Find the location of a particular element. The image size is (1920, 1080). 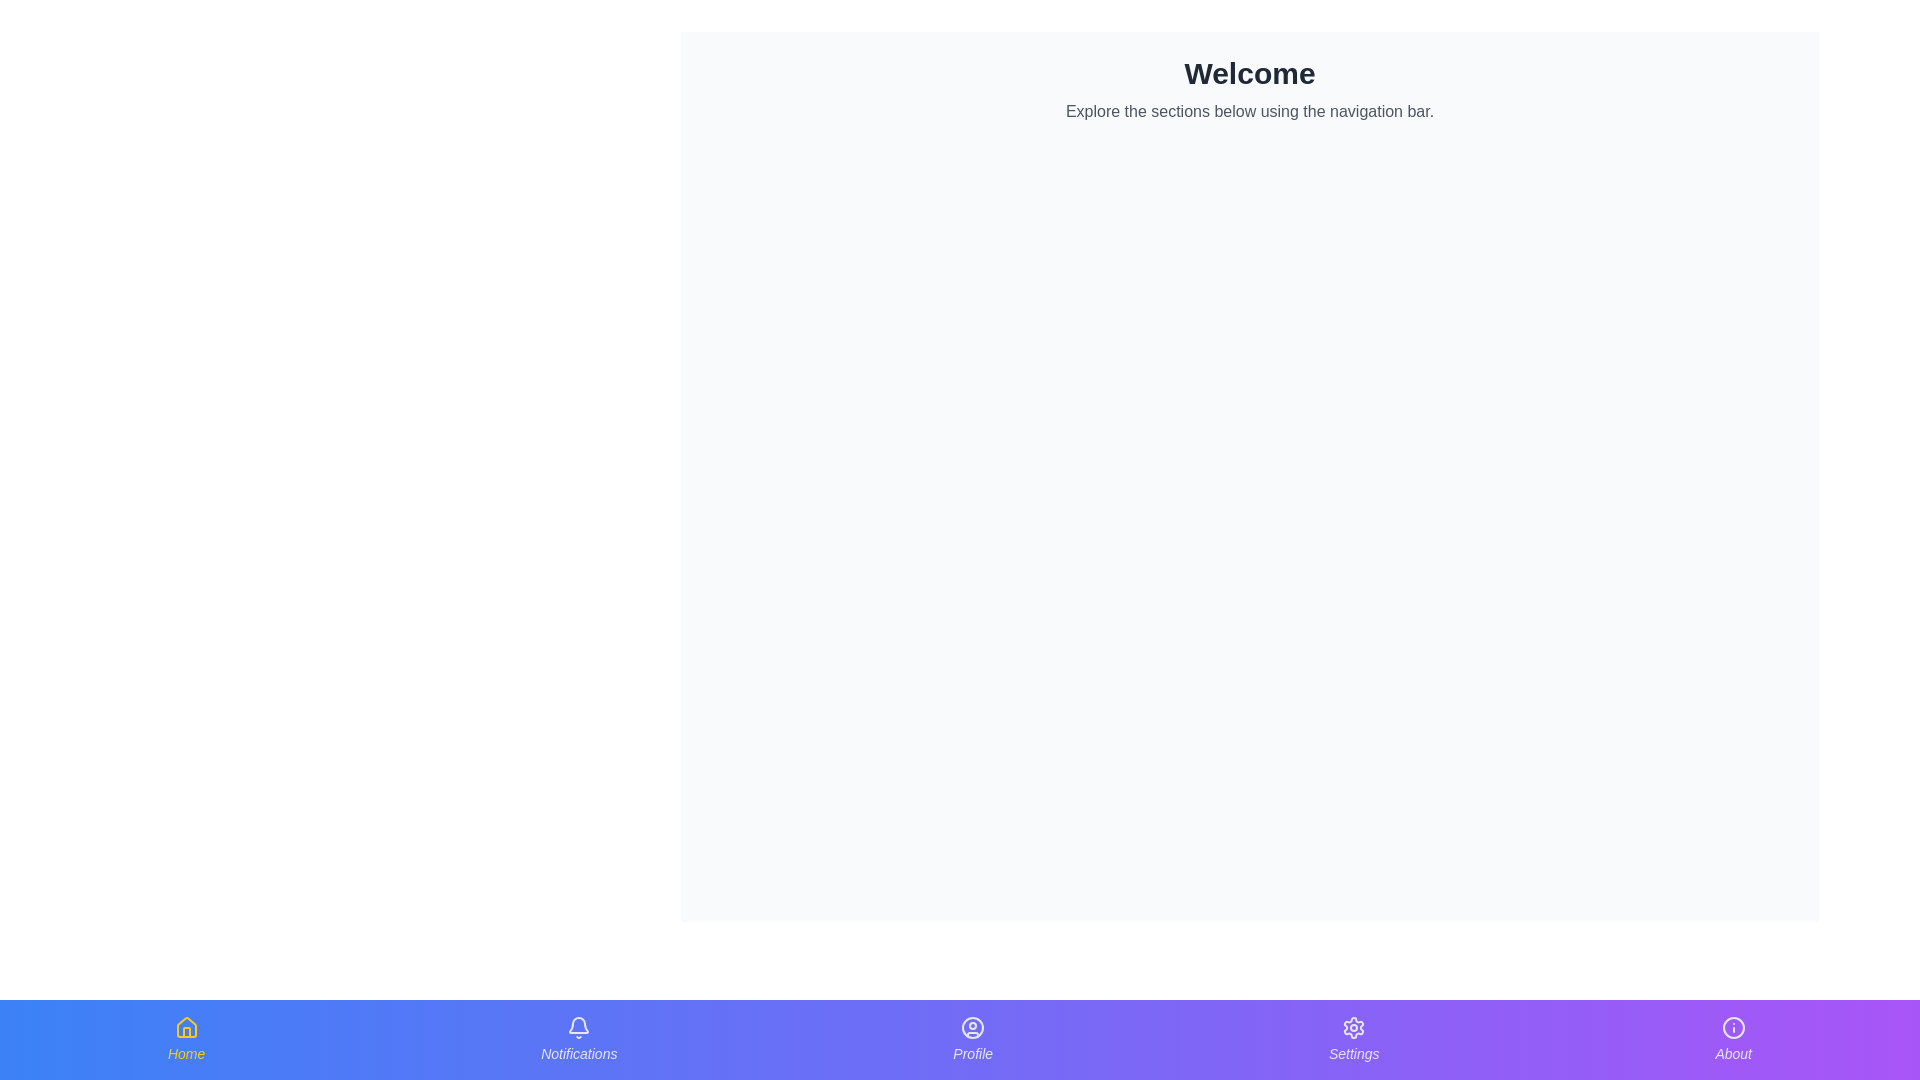

the 'Profile' button located in the bottom navigation bar, which features a user outline icon and the word 'Profile' in light gray font, to observe the hover effect is located at coordinates (973, 1039).